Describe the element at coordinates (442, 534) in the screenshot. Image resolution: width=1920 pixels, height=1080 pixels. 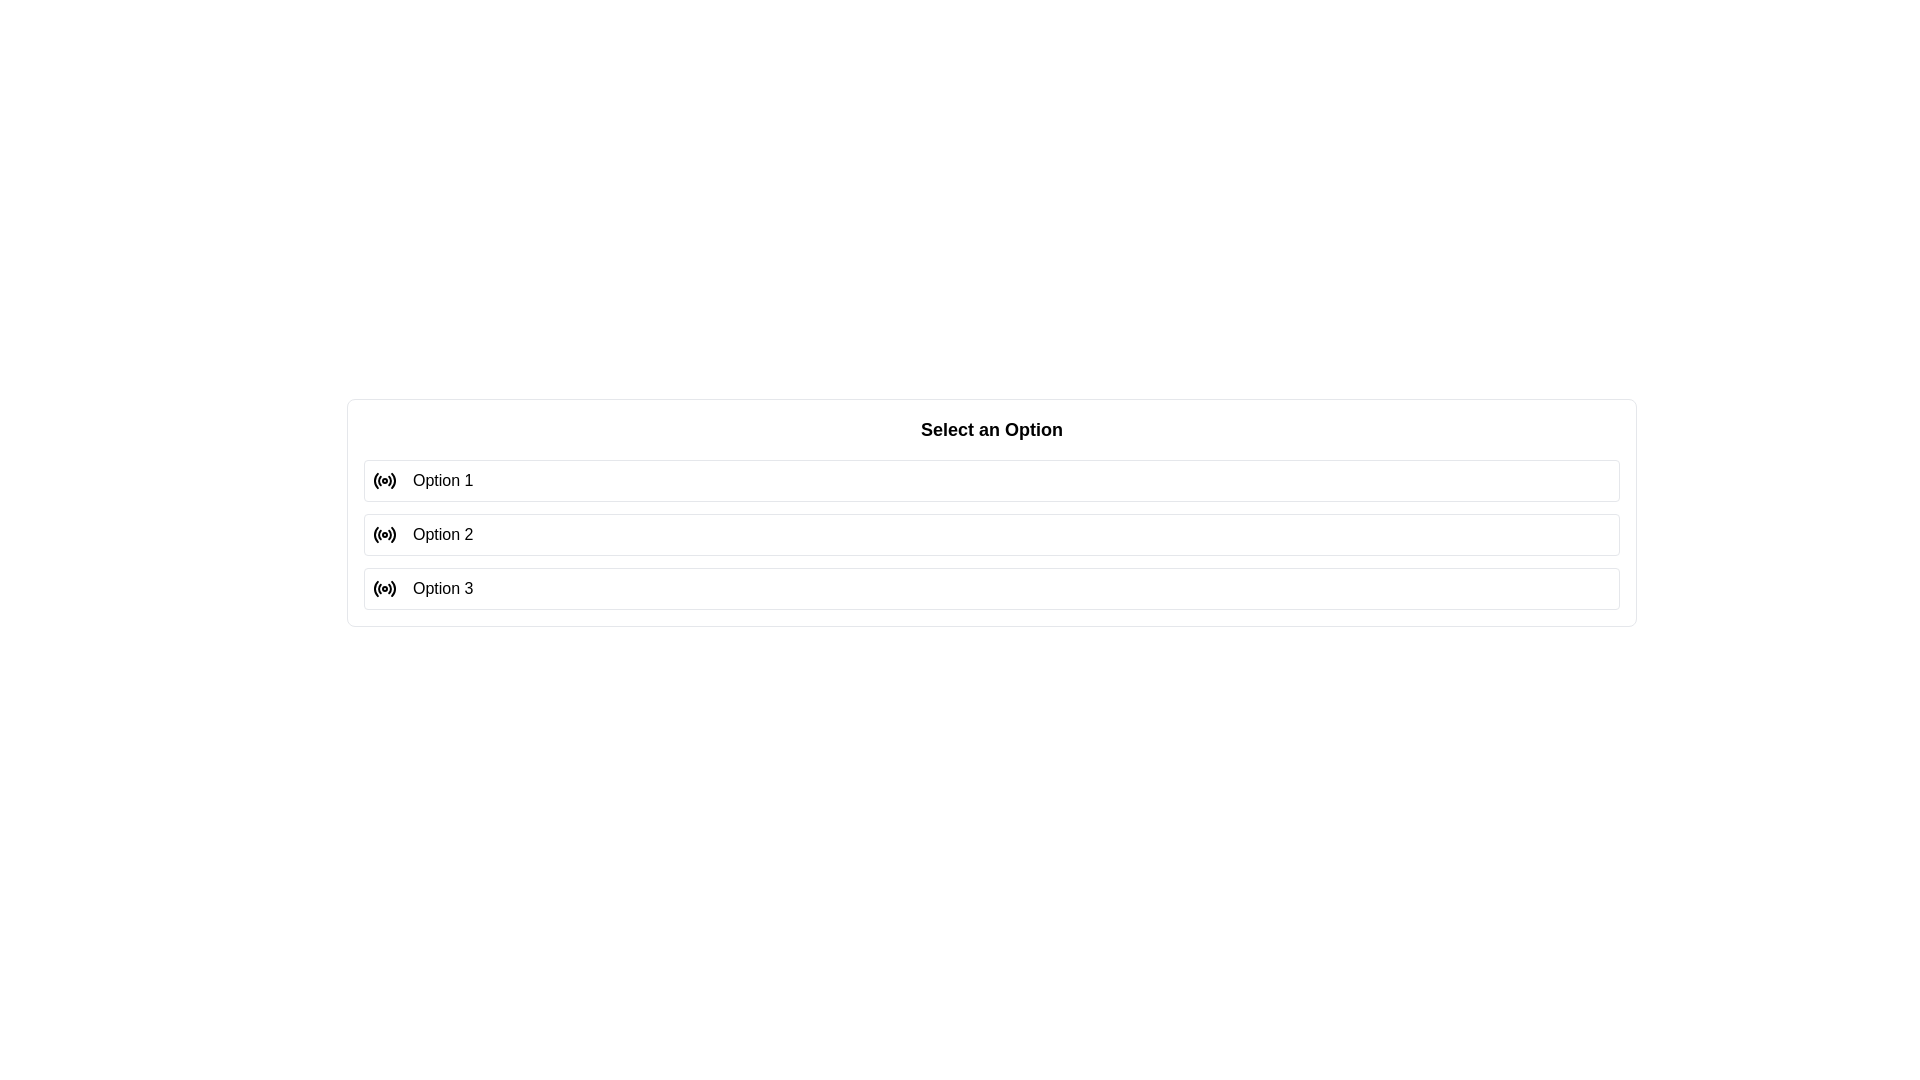
I see `label text of the radio button labeled 'Option 2', which is part of a vertically aligned list of selectable options` at that location.